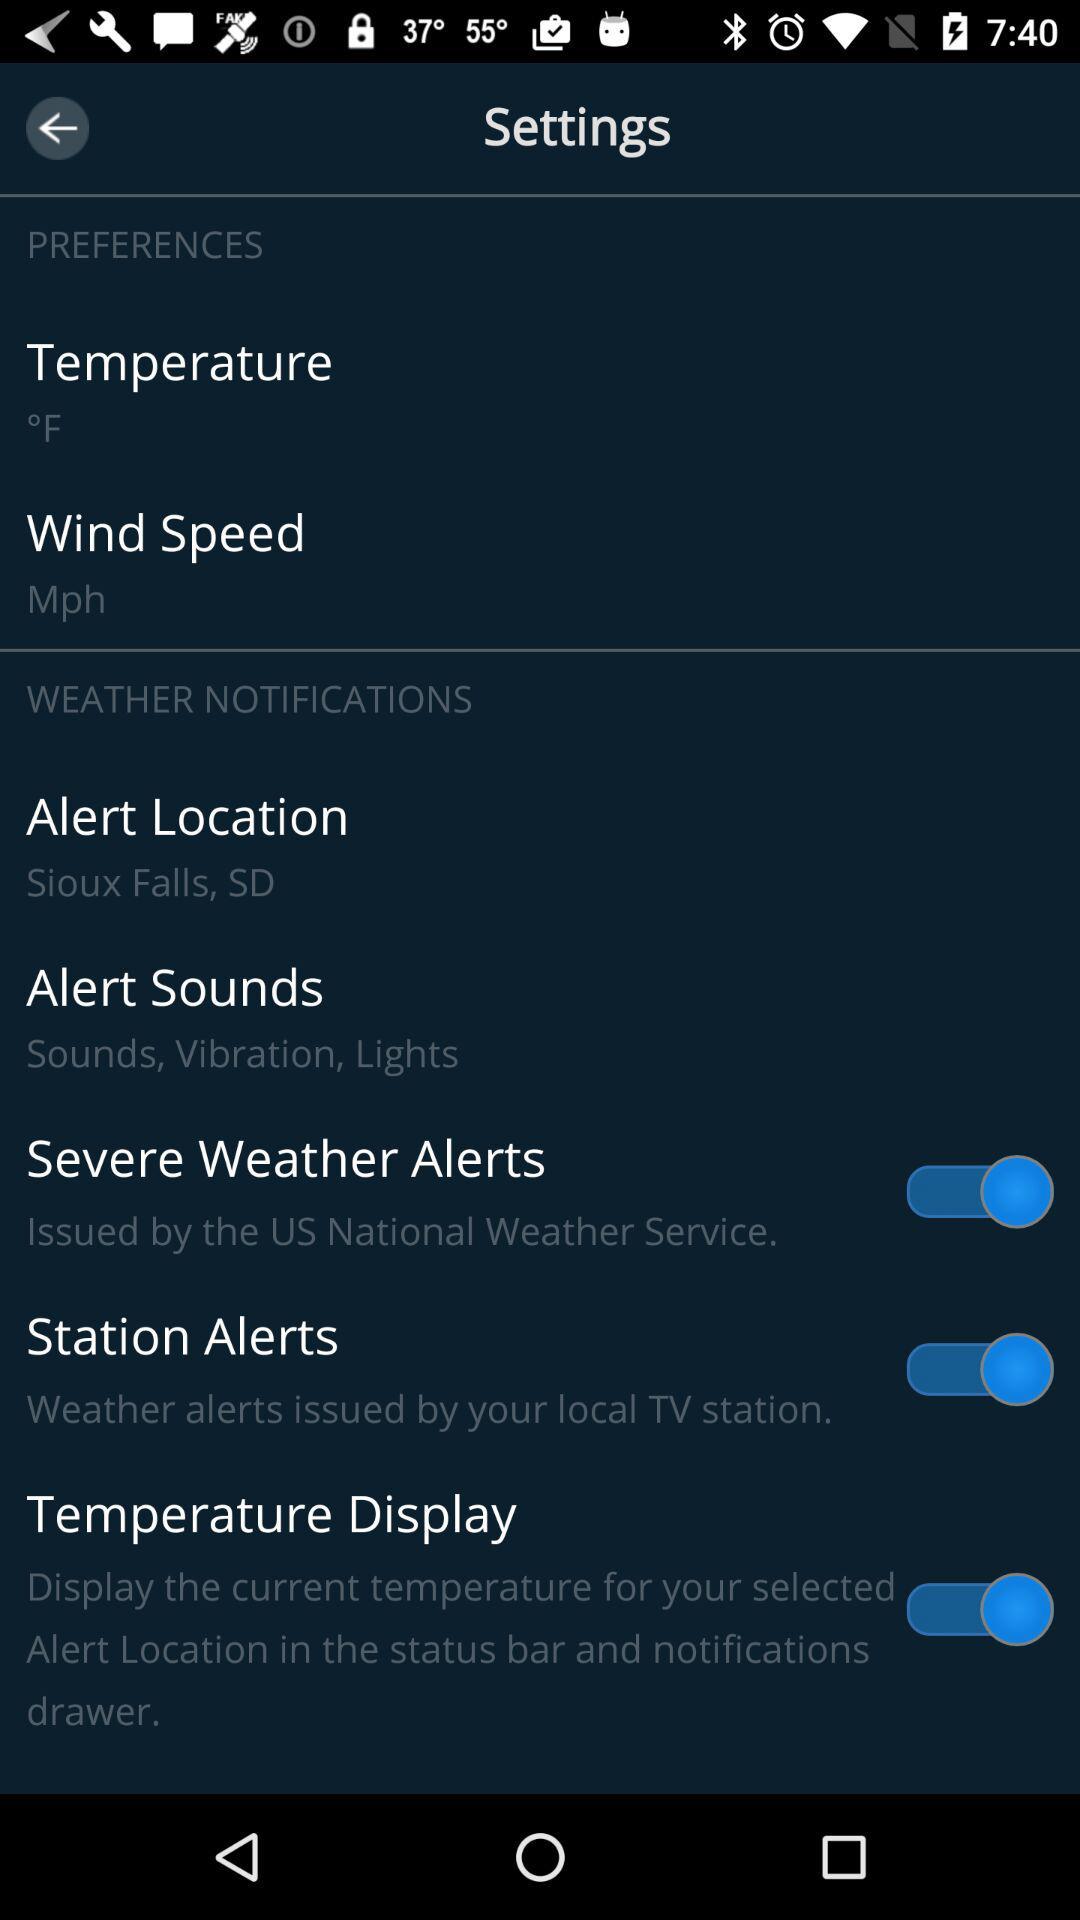  What do you see at coordinates (540, 1017) in the screenshot?
I see `item below alert location sioux icon` at bounding box center [540, 1017].